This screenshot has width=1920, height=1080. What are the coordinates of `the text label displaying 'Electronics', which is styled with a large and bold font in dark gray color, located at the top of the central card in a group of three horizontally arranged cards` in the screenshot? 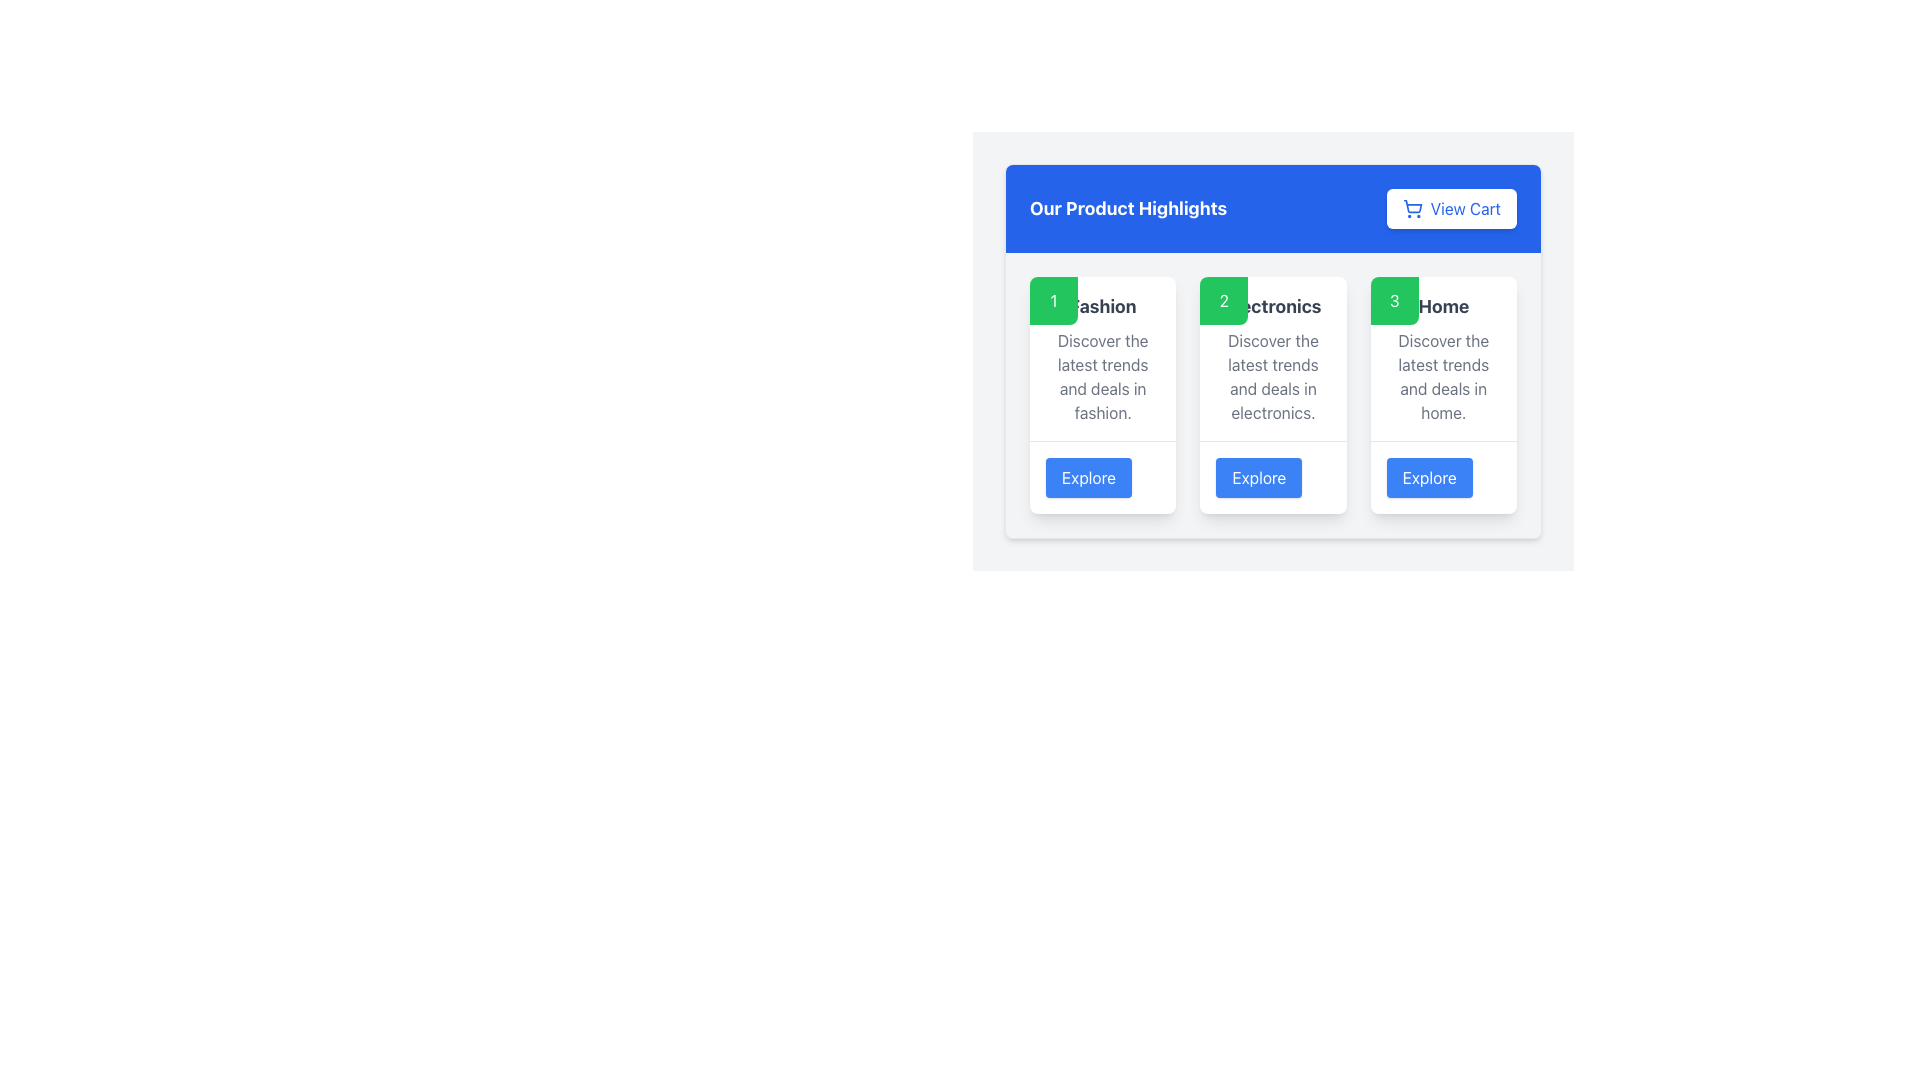 It's located at (1272, 307).